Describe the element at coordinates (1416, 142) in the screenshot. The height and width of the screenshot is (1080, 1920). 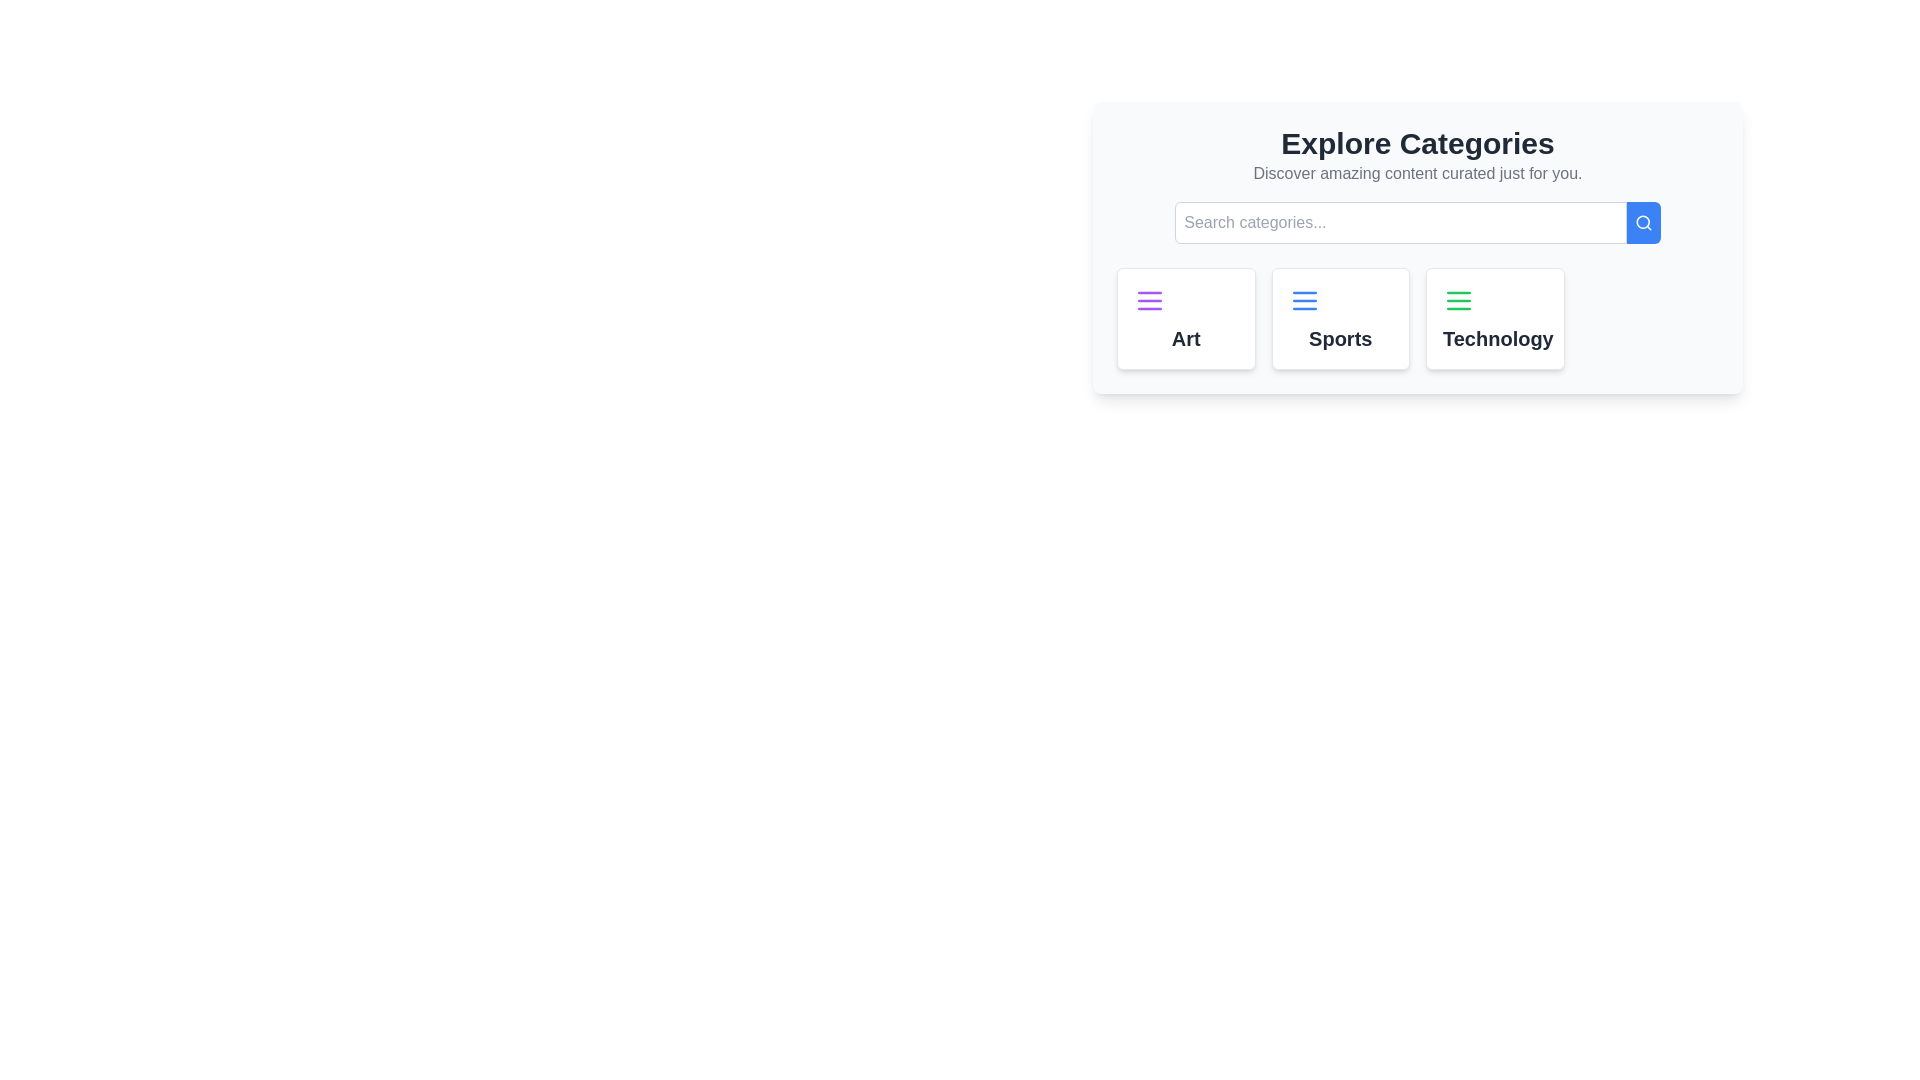
I see `text label 'Explore Categories' which is a large, bold heading displayed at the top of the section` at that location.